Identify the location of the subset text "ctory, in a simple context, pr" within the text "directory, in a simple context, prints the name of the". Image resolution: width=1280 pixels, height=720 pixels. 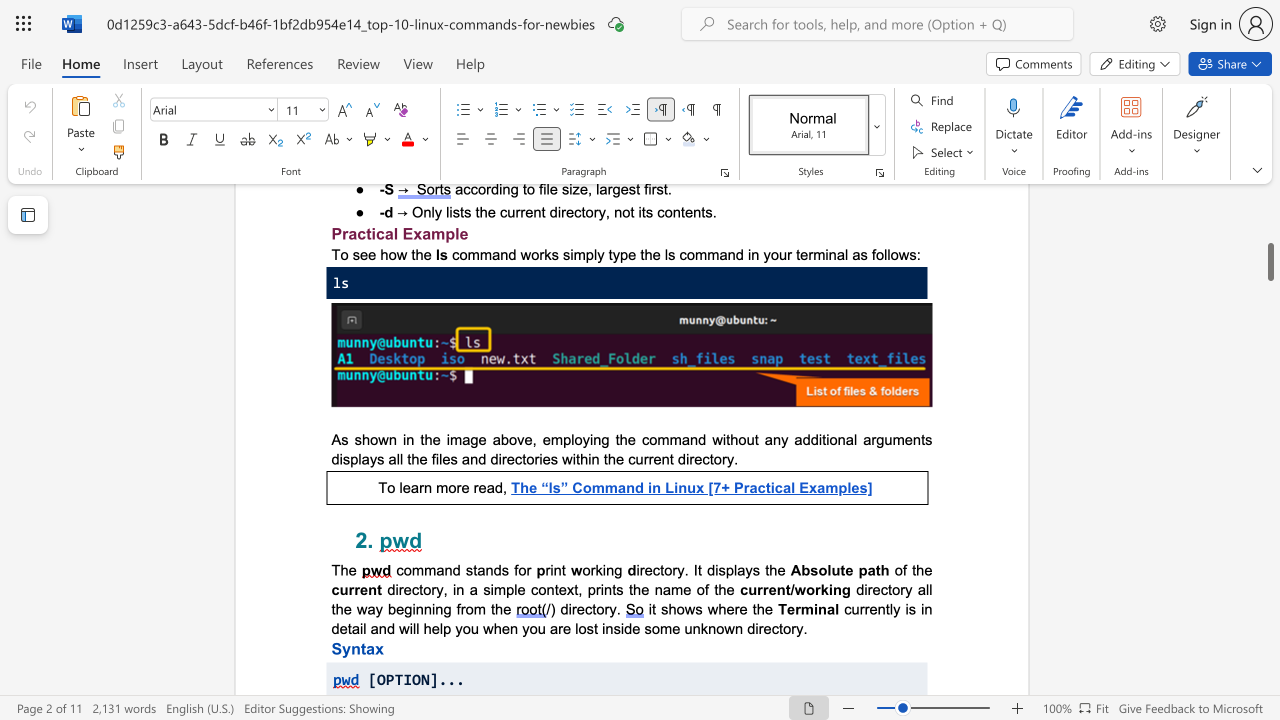
(410, 588).